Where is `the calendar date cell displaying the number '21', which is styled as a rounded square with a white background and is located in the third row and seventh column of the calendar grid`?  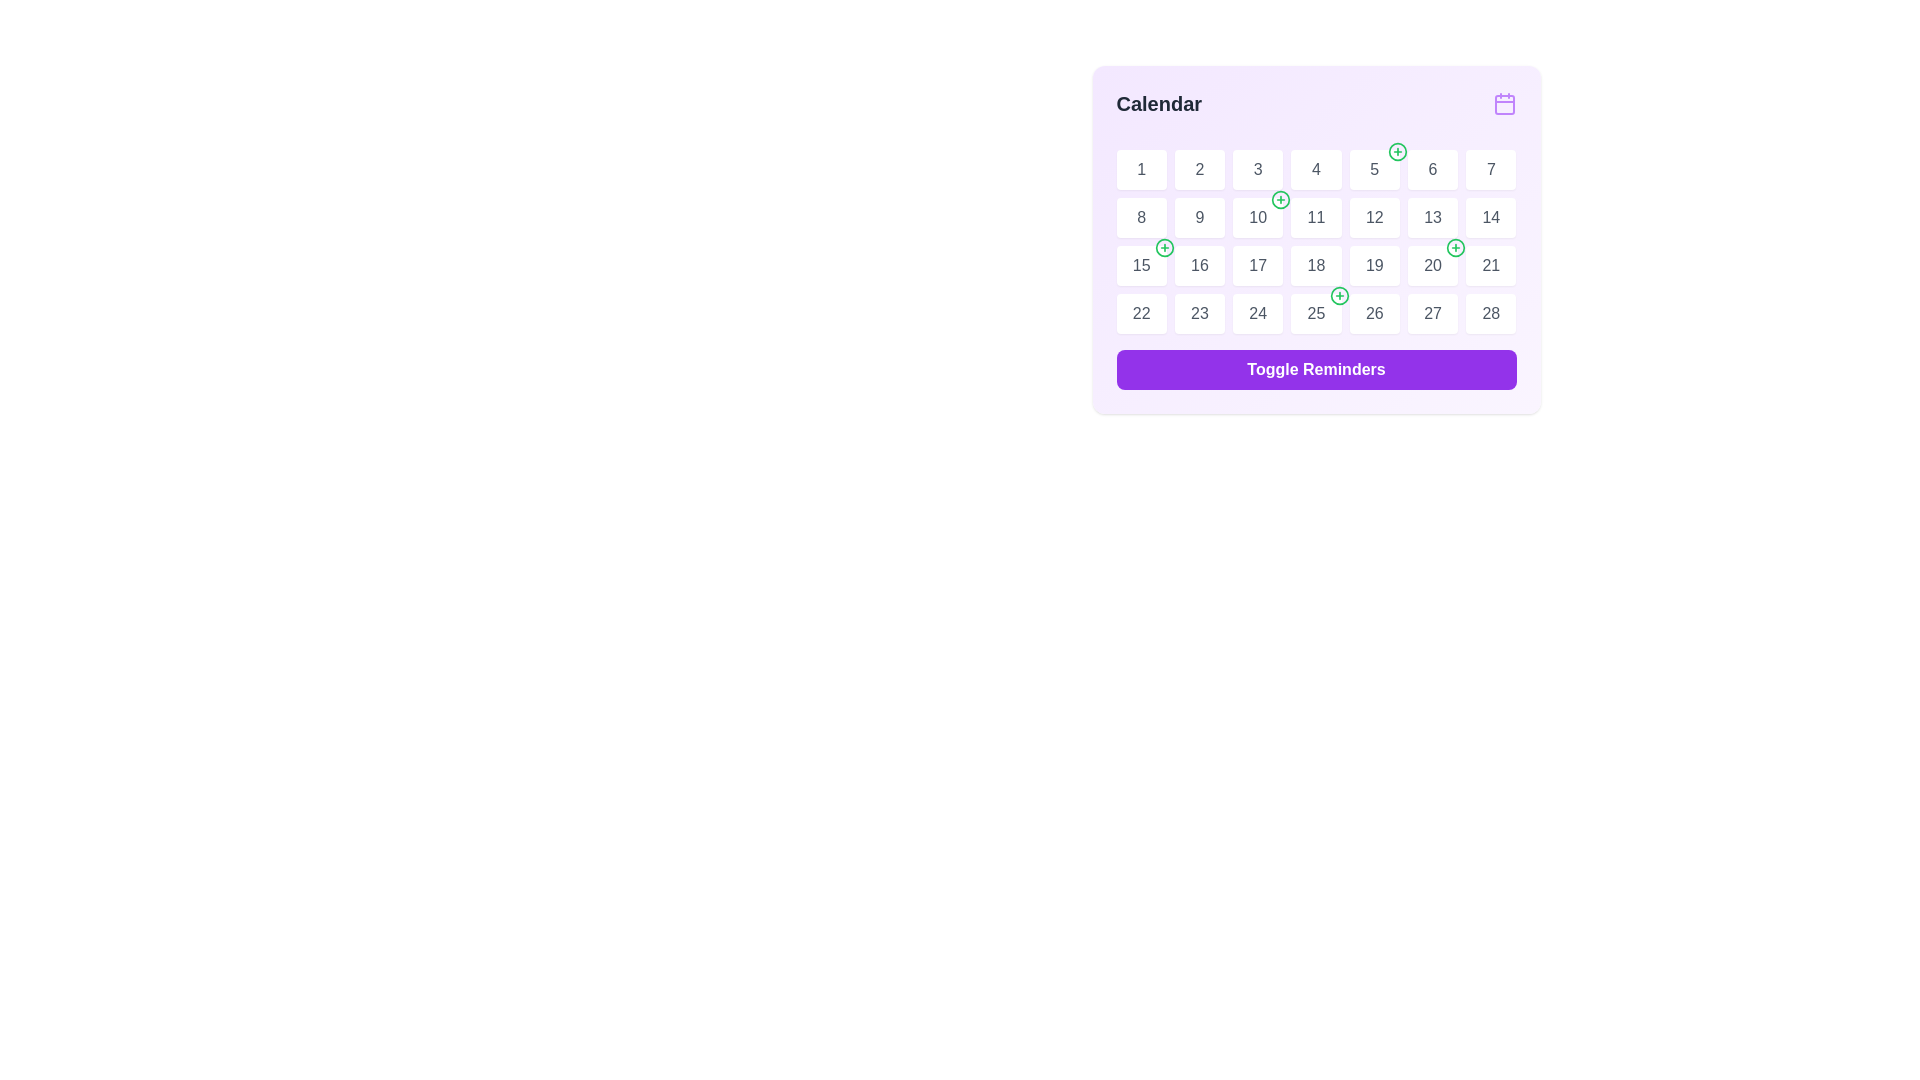 the calendar date cell displaying the number '21', which is styled as a rounded square with a white background and is located in the third row and seventh column of the calendar grid is located at coordinates (1491, 265).